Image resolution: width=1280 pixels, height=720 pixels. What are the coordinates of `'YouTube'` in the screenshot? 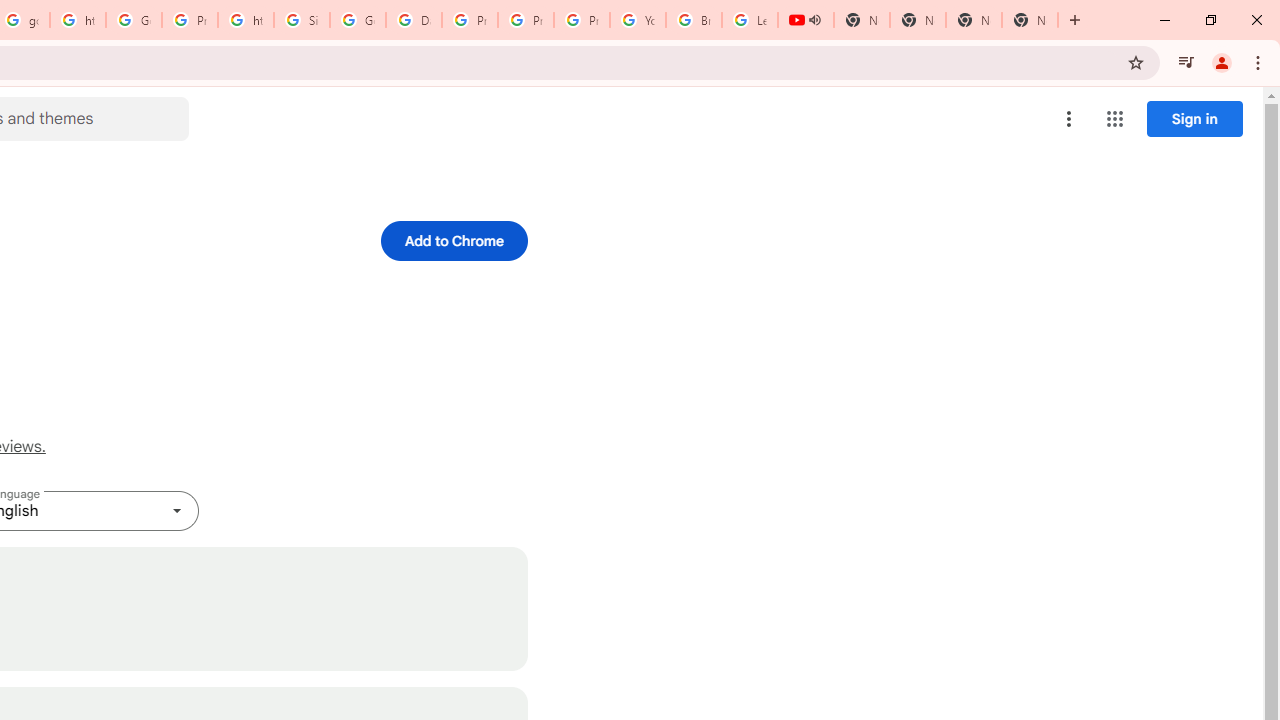 It's located at (637, 20).